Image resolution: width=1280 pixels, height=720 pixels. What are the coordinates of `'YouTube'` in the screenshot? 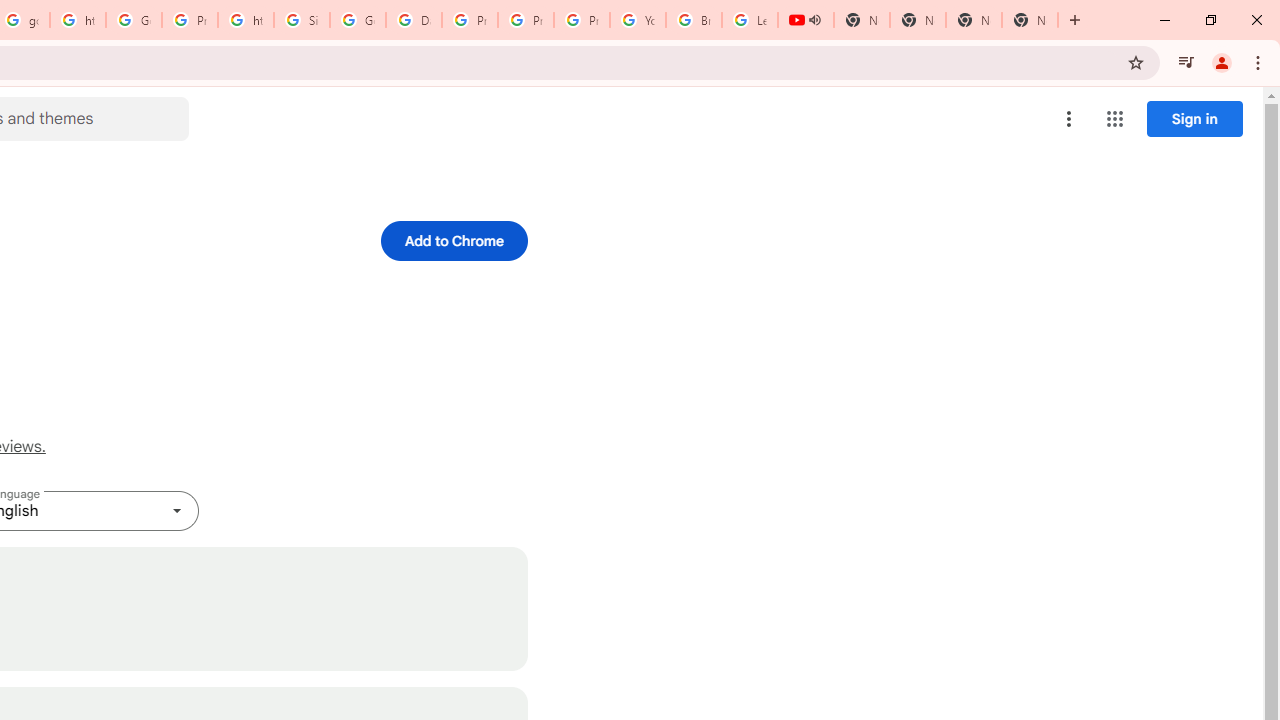 It's located at (637, 20).